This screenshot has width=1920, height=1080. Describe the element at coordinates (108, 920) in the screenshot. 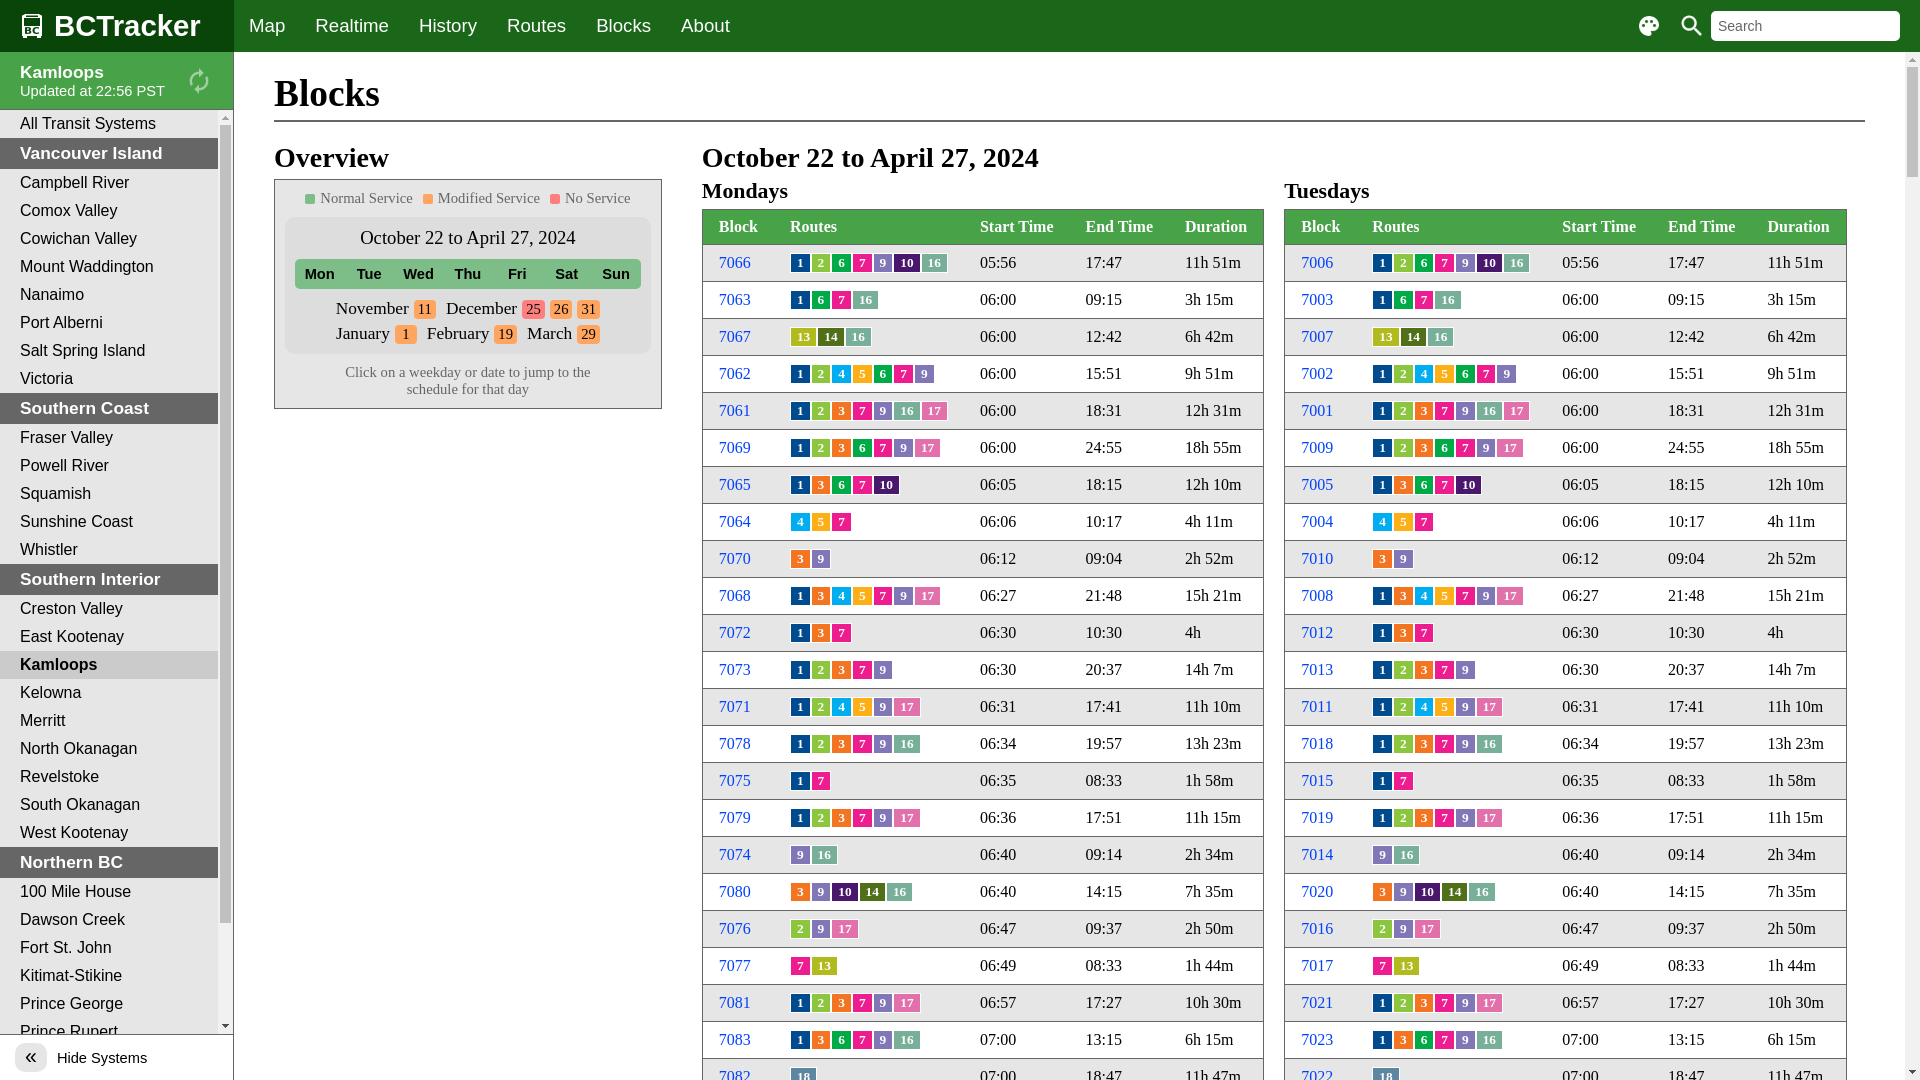

I see `'Dawson Creek'` at that location.